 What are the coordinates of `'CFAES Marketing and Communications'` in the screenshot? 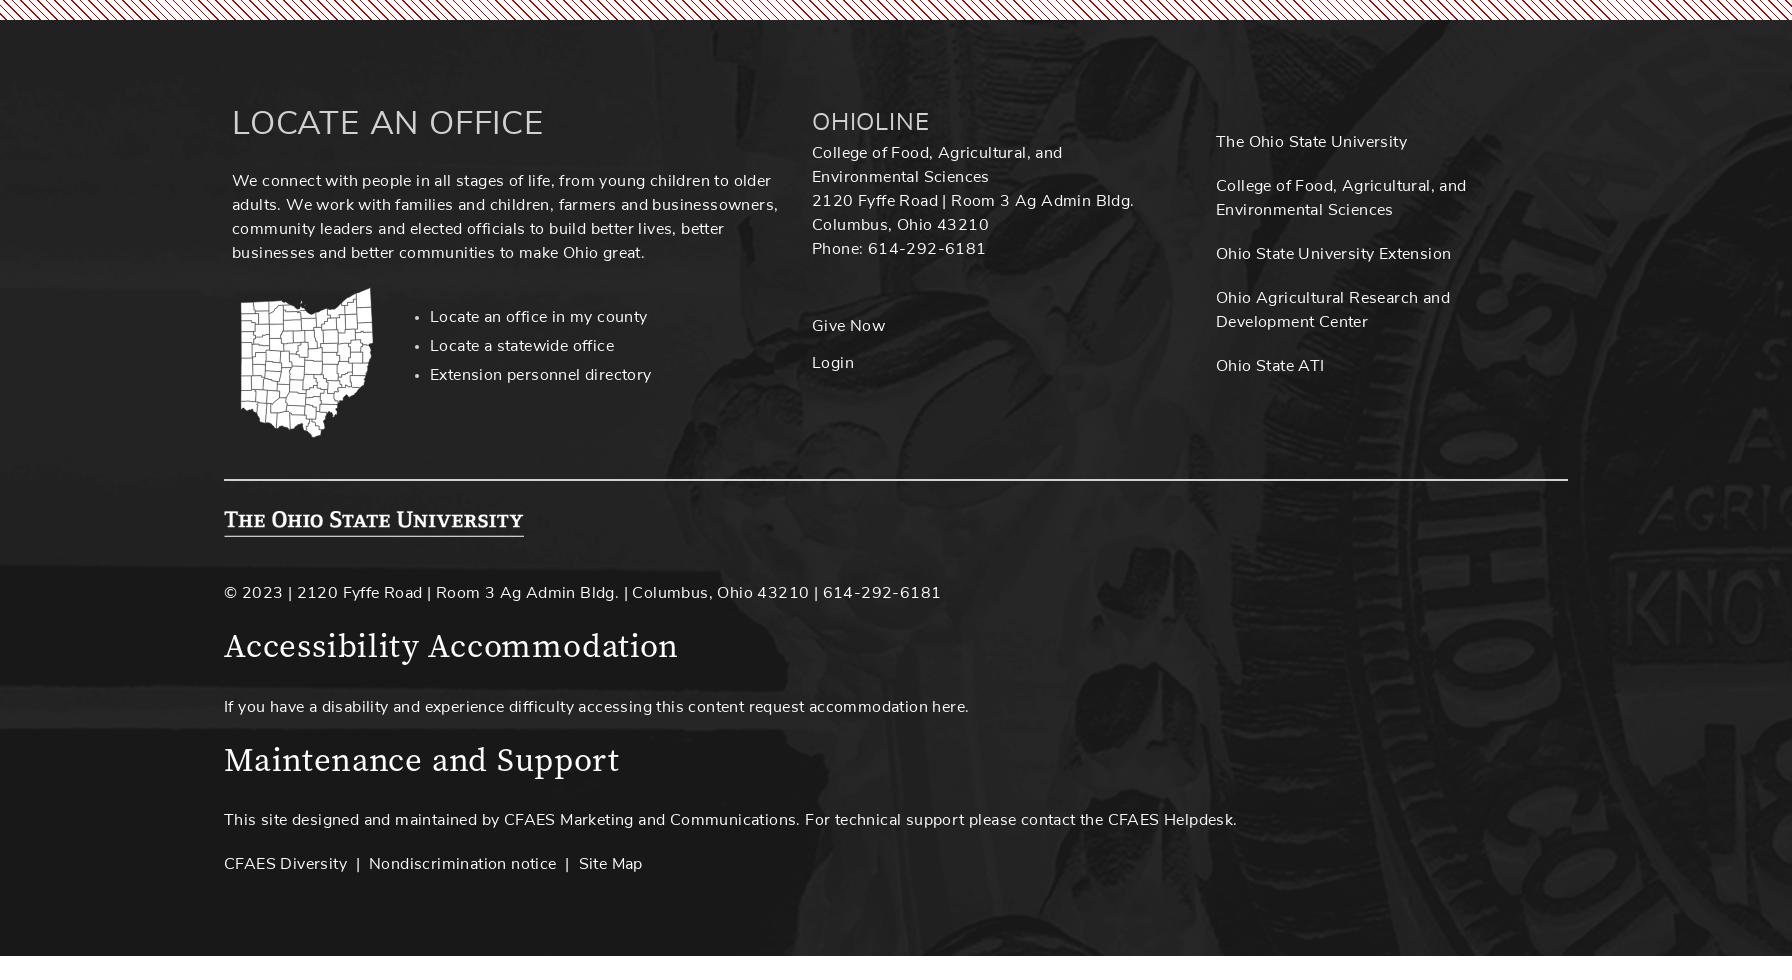 It's located at (649, 819).